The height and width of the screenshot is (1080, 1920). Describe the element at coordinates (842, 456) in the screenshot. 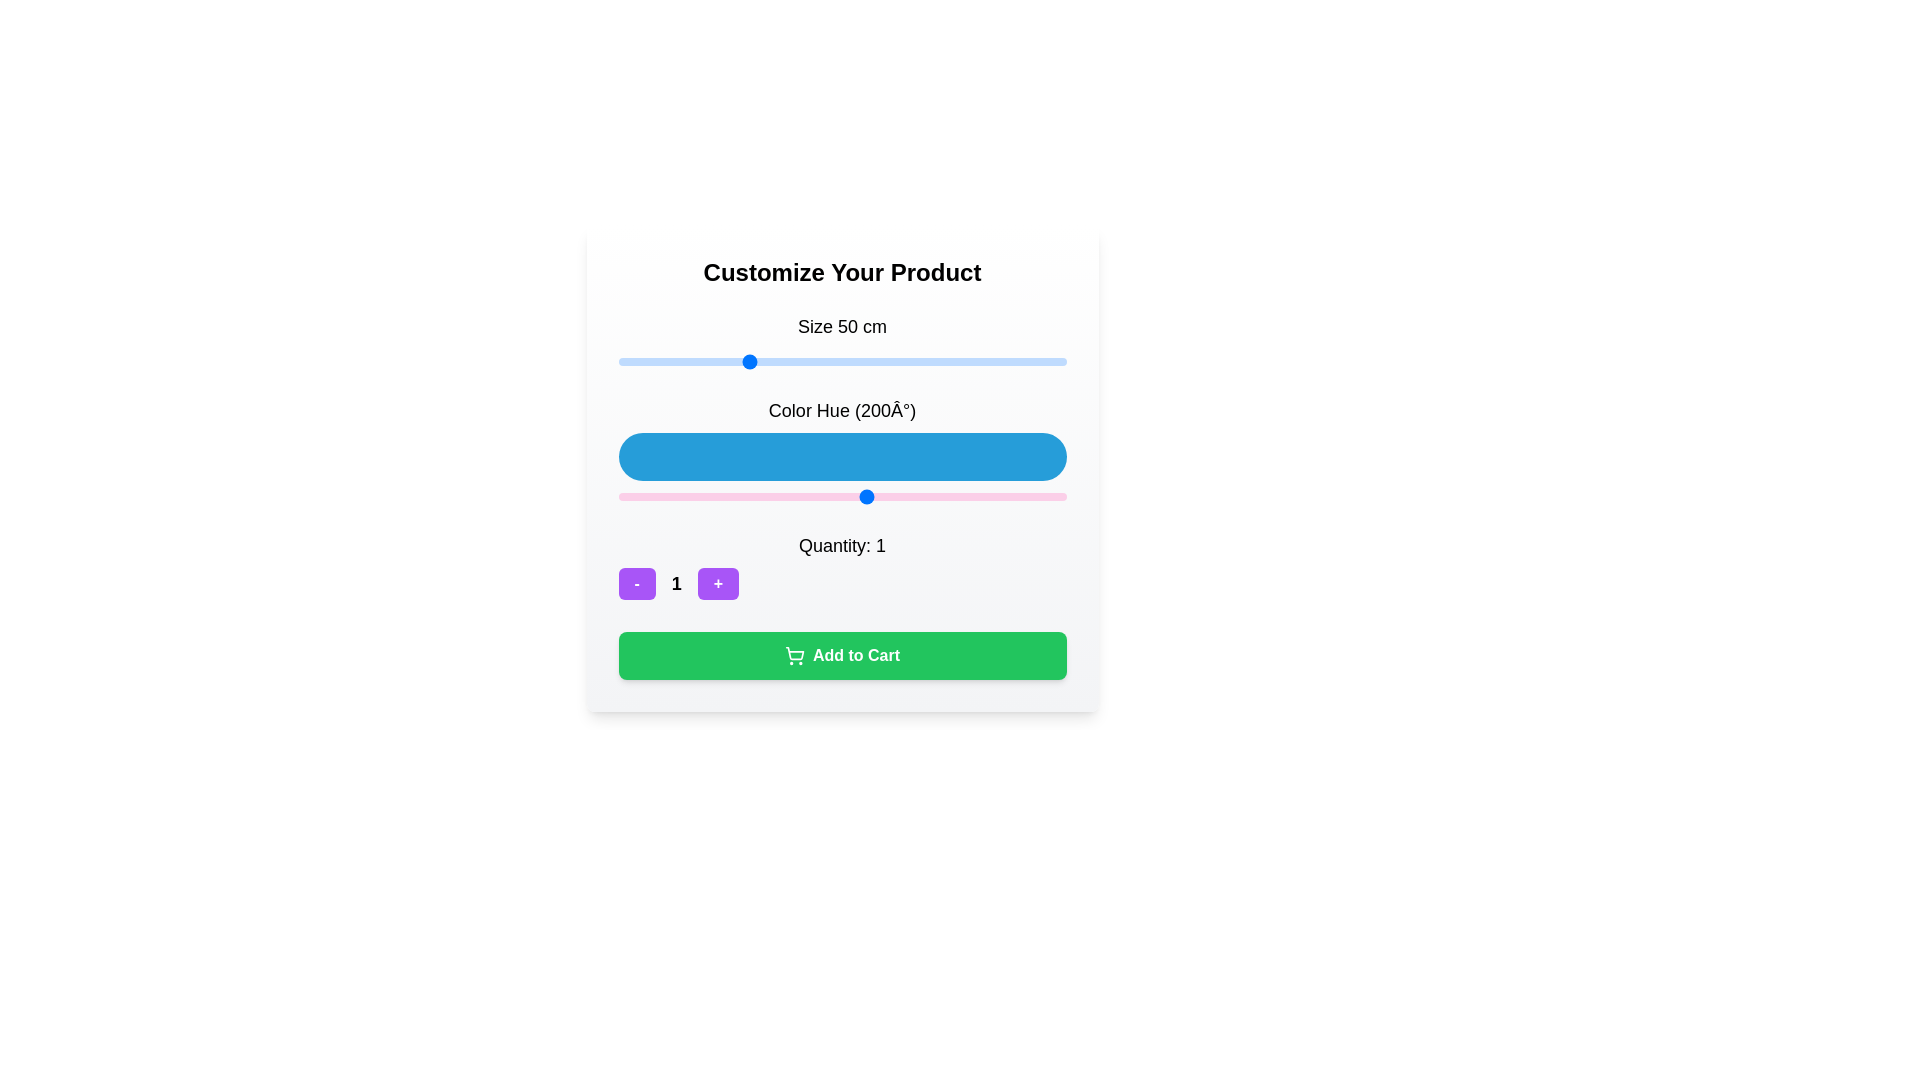

I see `the non-interactive graphical component, which is a horizontally elongated rounded rectangle with a blue fill, located below the label 'Color Hue (200°)' and above a pink horizontal slider` at that location.